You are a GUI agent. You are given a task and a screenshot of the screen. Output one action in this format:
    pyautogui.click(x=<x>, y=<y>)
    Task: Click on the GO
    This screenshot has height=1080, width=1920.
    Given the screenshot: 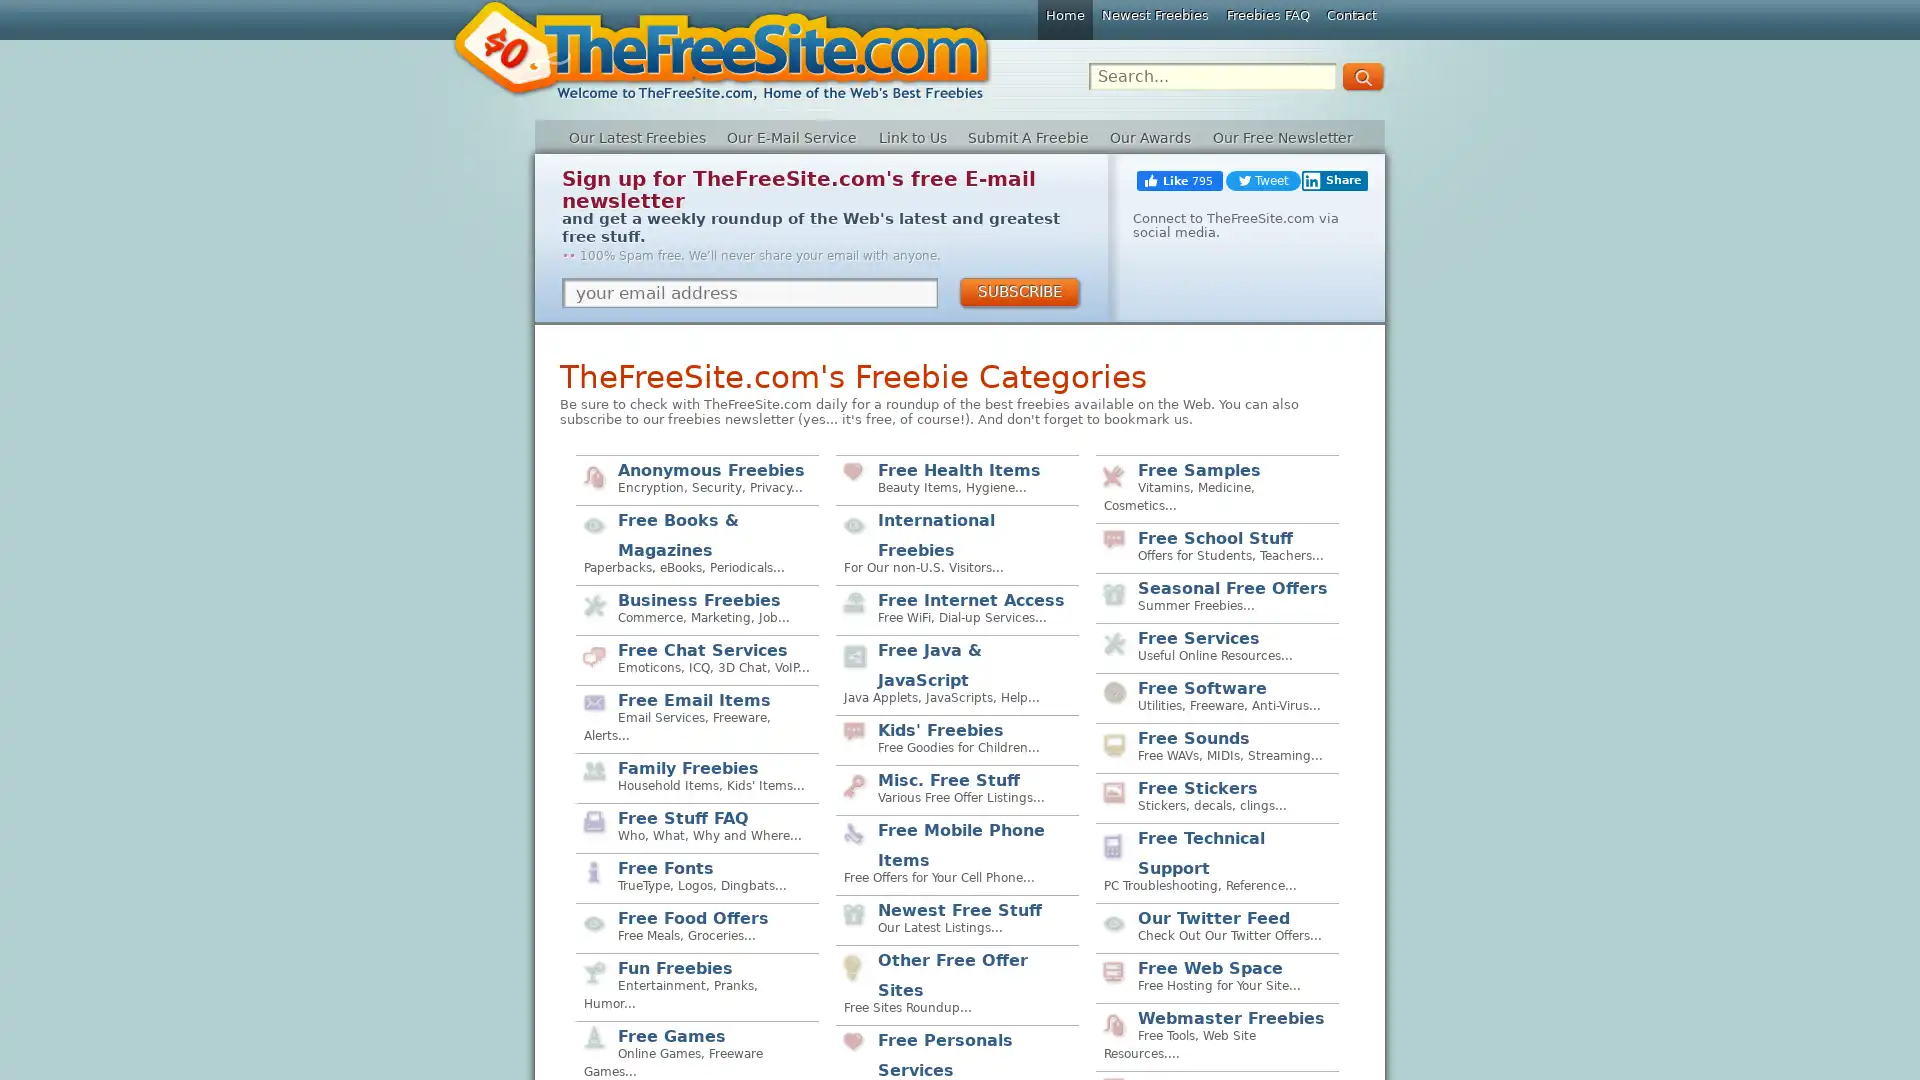 What is the action you would take?
    pyautogui.click(x=1362, y=75)
    